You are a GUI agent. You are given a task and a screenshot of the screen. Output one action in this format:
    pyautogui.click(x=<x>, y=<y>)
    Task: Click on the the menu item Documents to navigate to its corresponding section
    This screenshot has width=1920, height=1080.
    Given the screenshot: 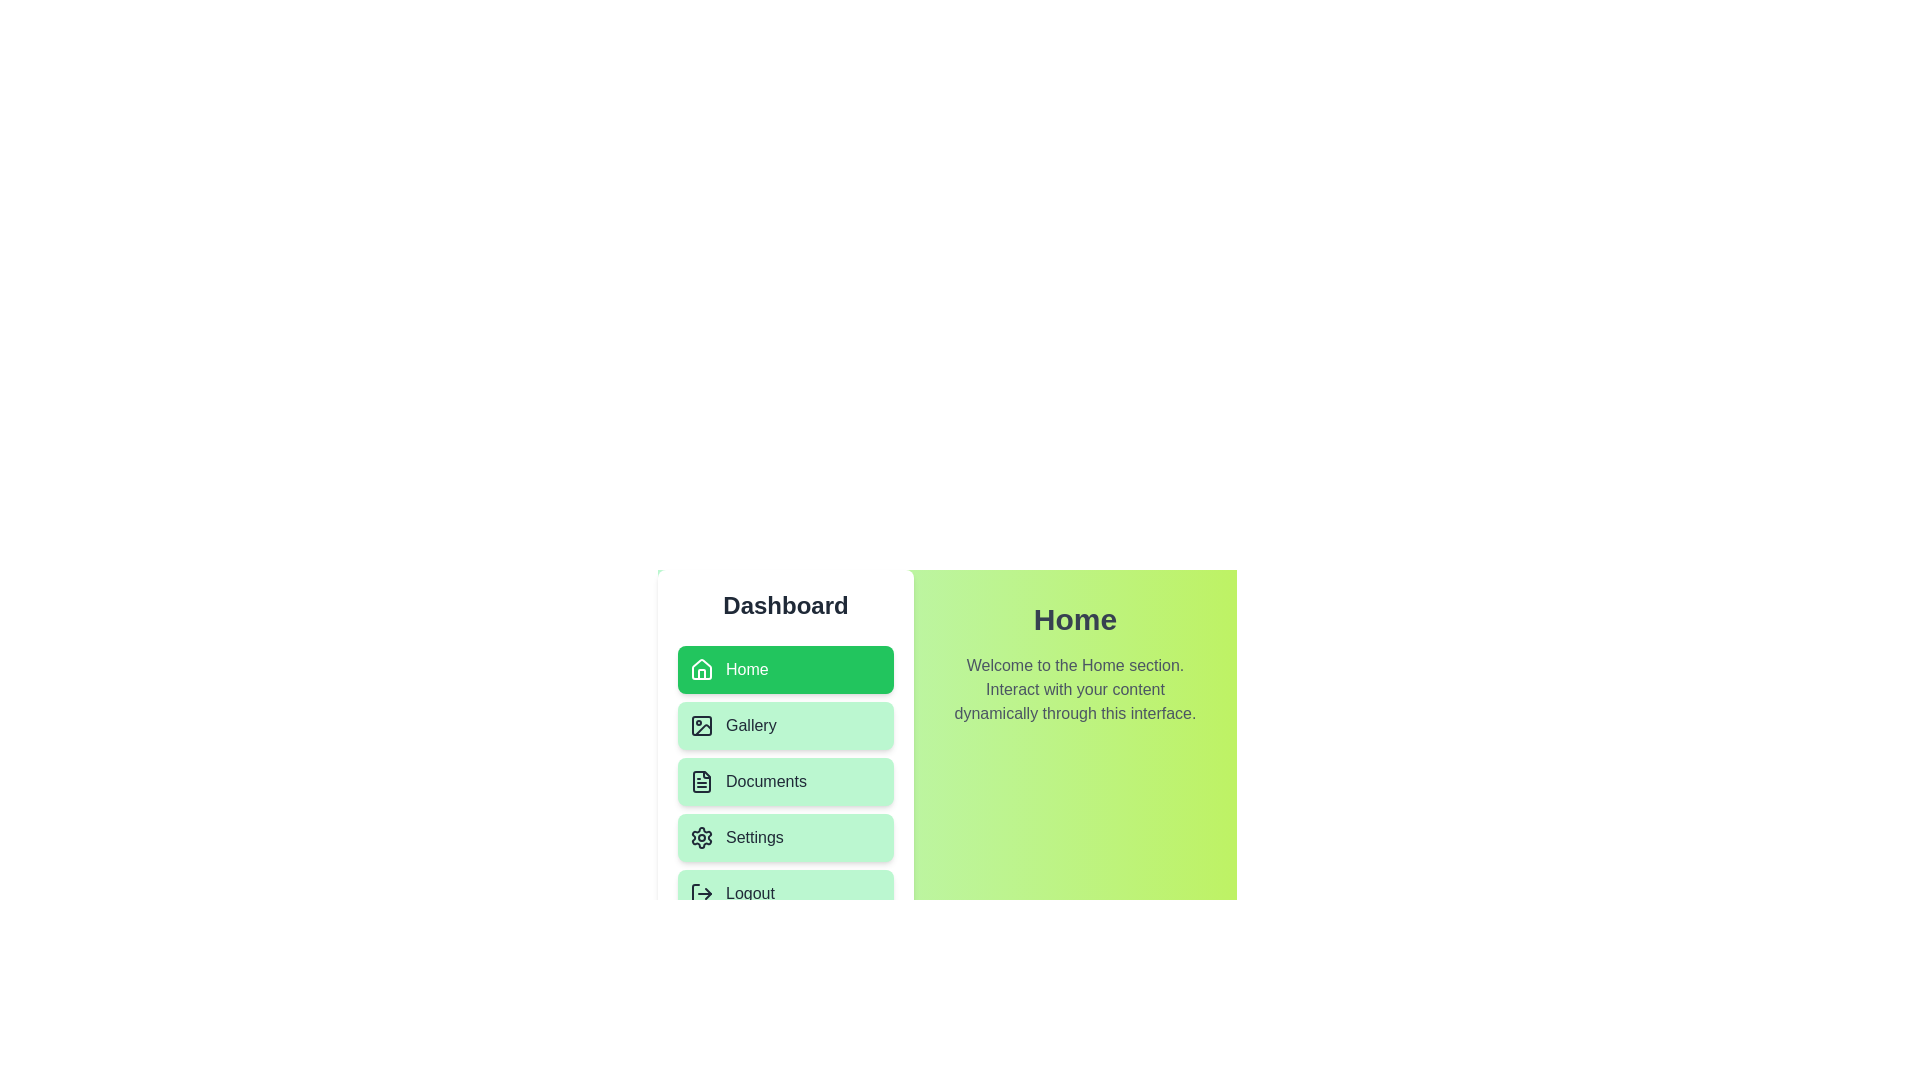 What is the action you would take?
    pyautogui.click(x=785, y=781)
    